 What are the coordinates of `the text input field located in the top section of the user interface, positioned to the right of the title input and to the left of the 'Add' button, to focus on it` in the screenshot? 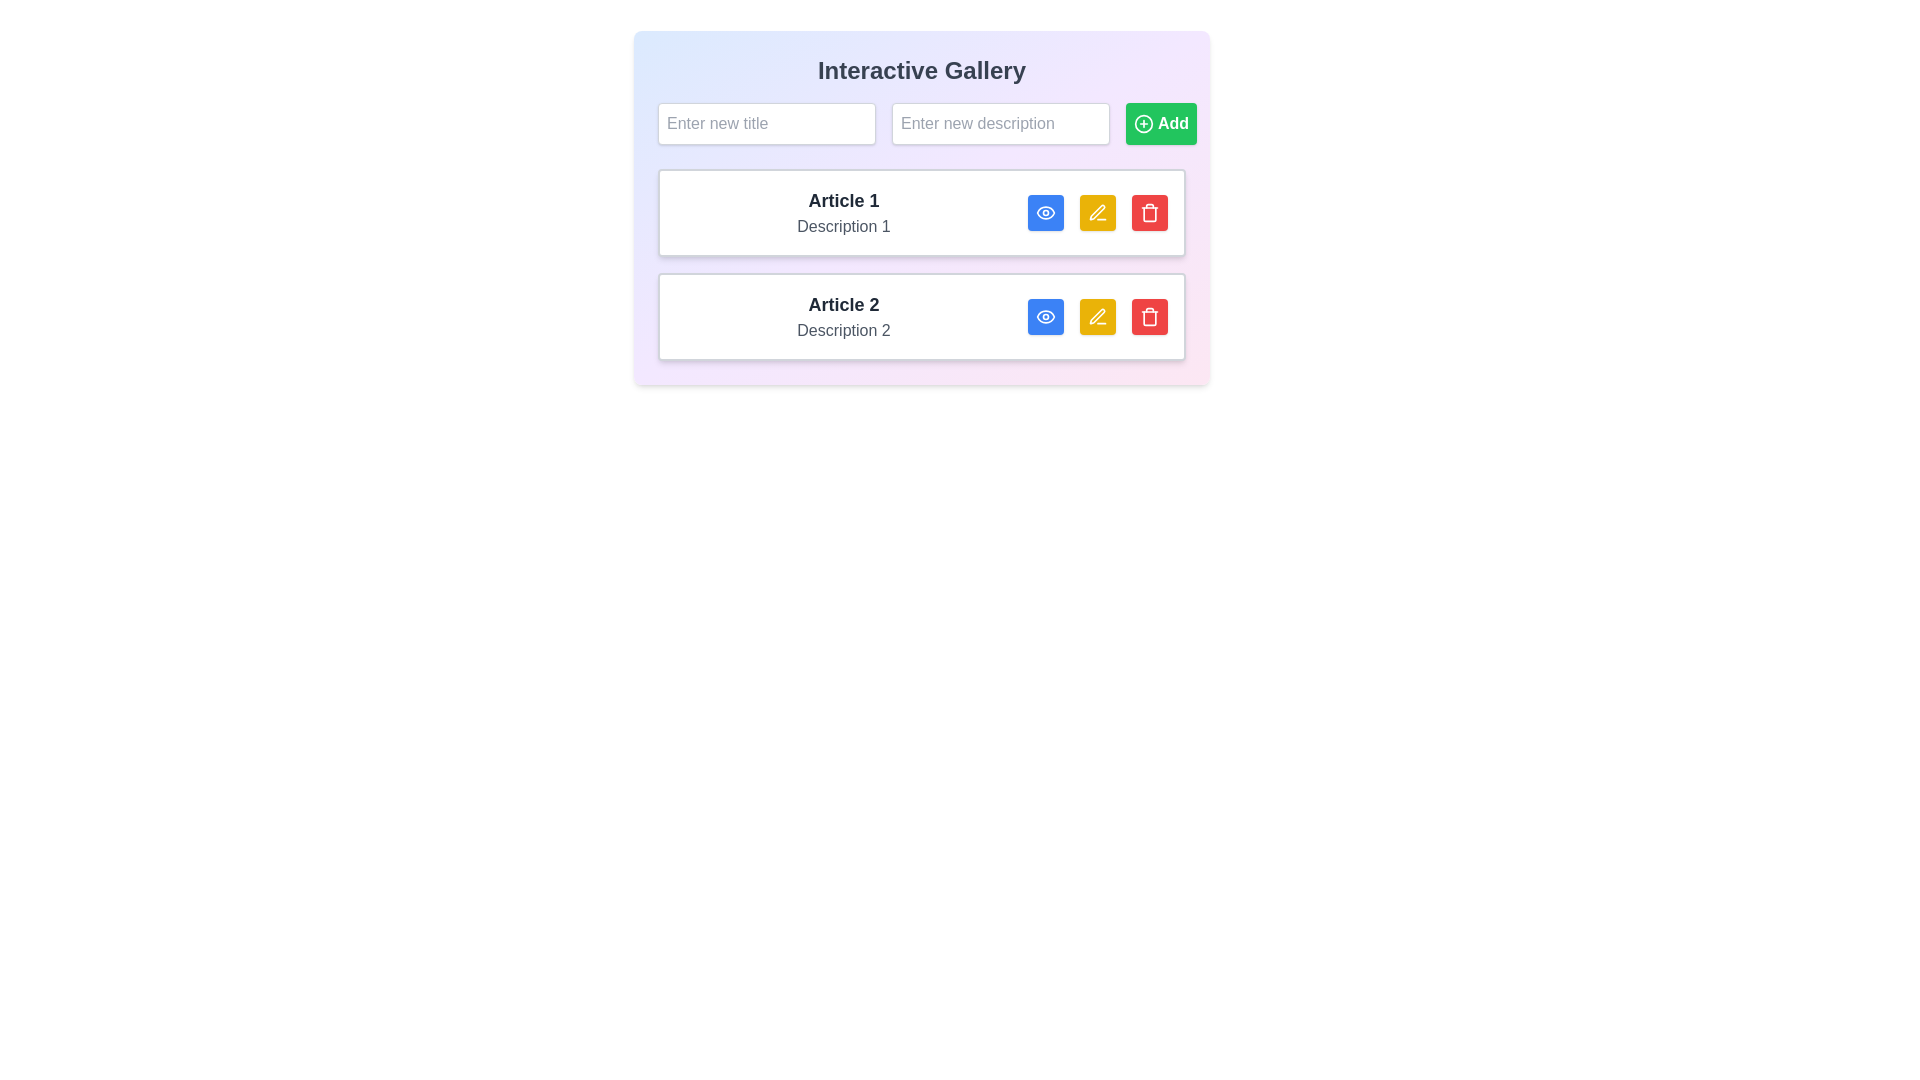 It's located at (920, 123).